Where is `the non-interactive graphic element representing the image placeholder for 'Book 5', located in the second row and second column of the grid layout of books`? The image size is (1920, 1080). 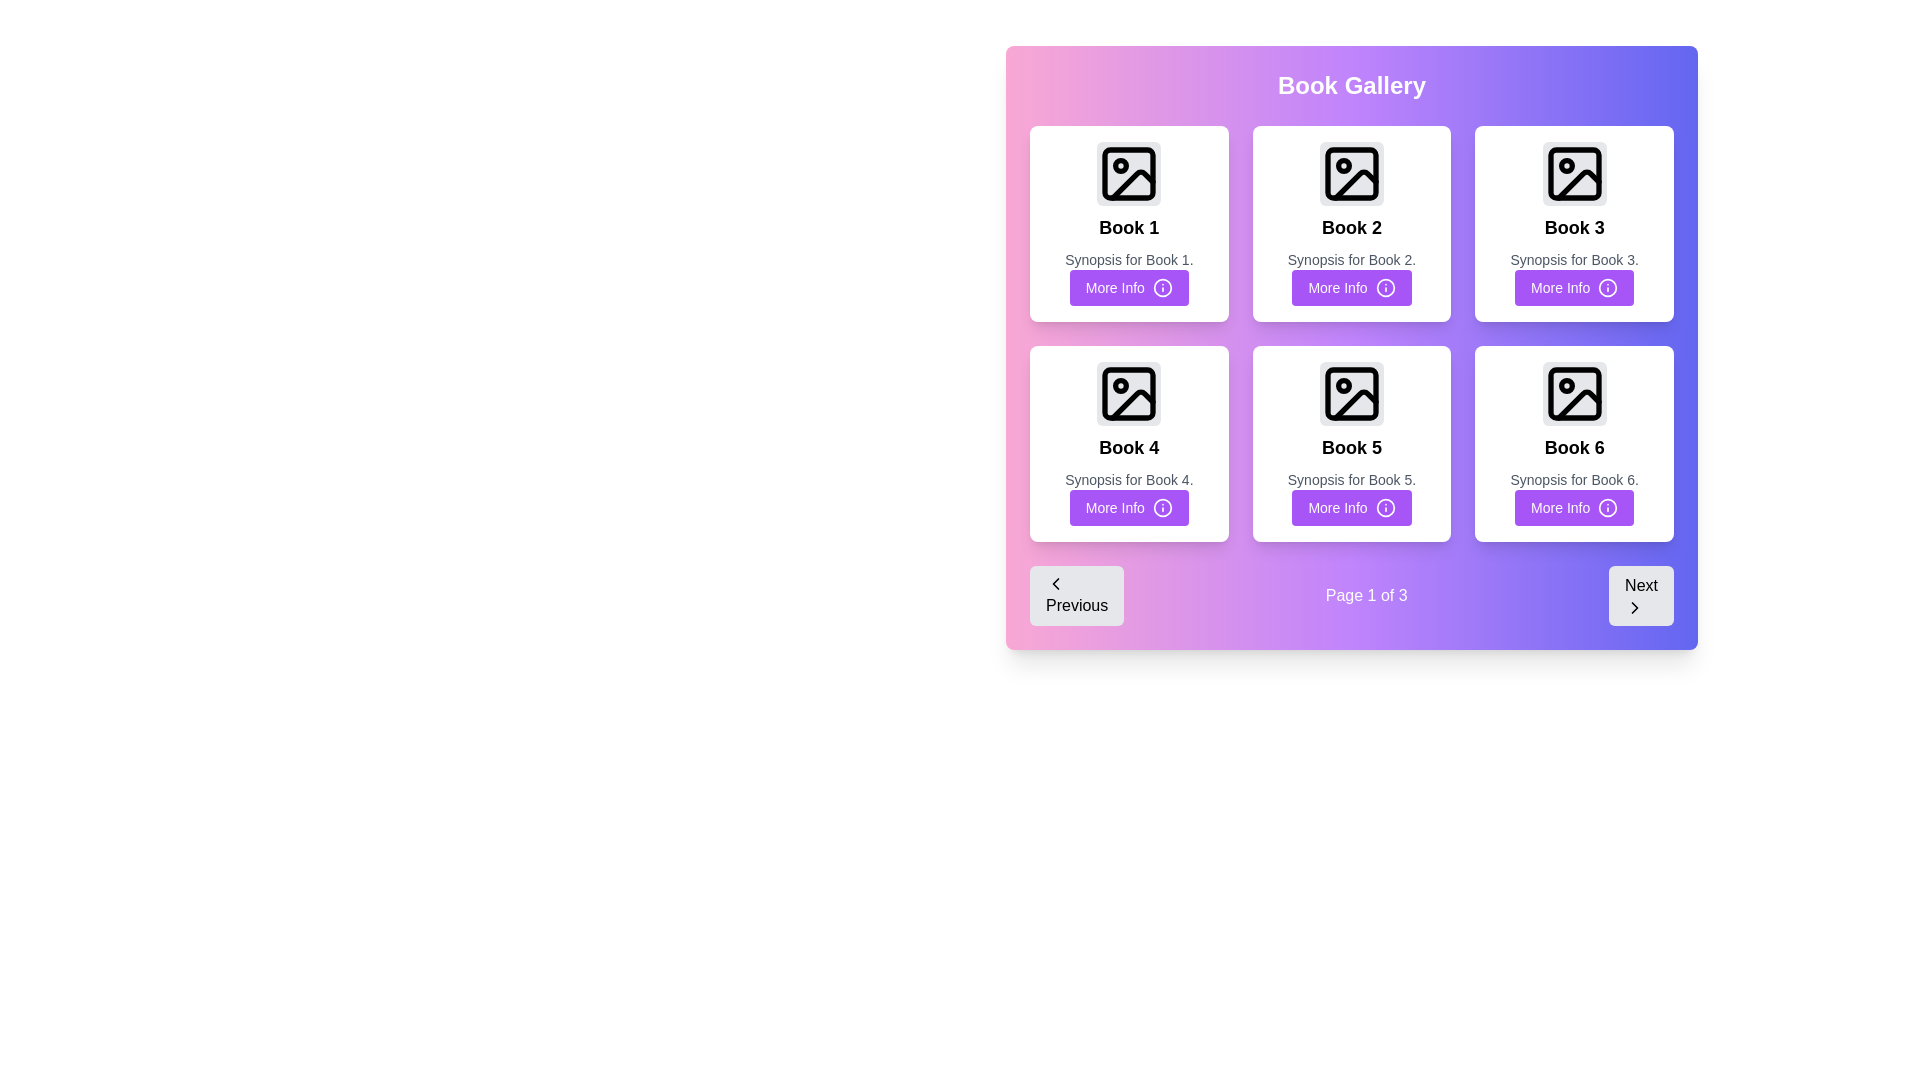
the non-interactive graphic element representing the image placeholder for 'Book 5', located in the second row and second column of the grid layout of books is located at coordinates (1352, 393).